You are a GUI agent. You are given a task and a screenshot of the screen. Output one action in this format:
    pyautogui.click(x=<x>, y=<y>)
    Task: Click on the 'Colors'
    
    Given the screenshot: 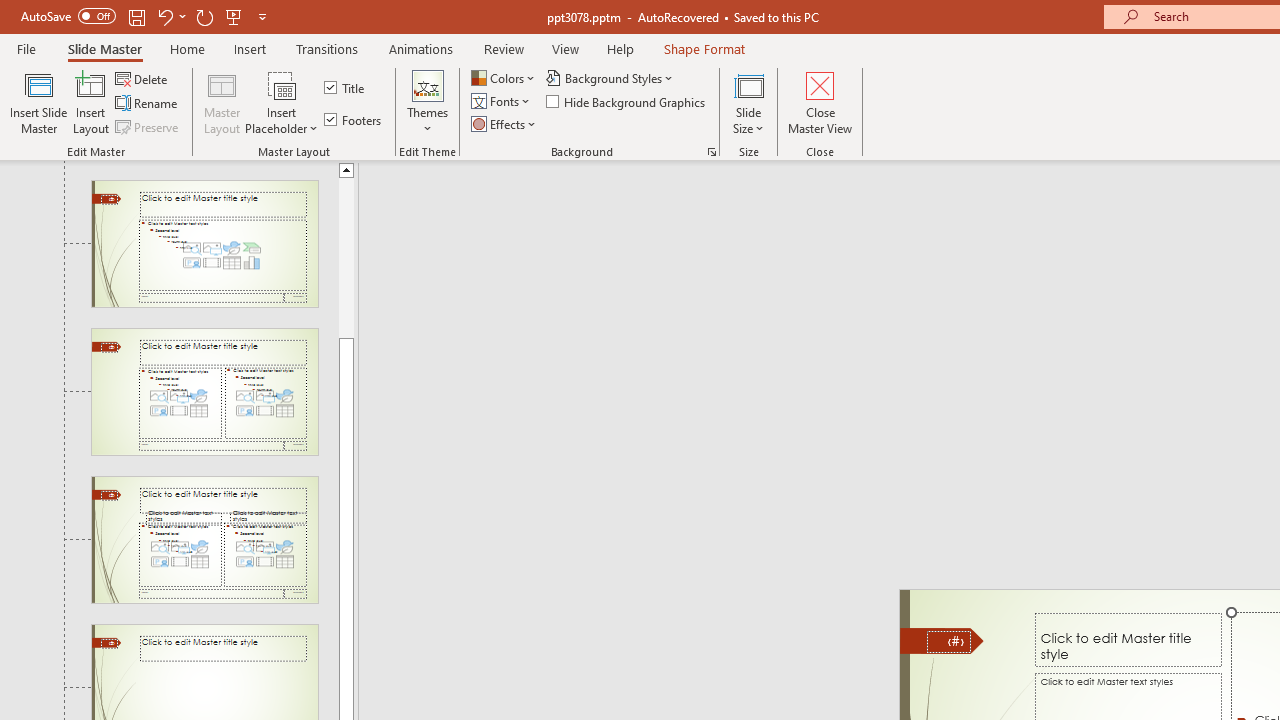 What is the action you would take?
    pyautogui.click(x=504, y=77)
    